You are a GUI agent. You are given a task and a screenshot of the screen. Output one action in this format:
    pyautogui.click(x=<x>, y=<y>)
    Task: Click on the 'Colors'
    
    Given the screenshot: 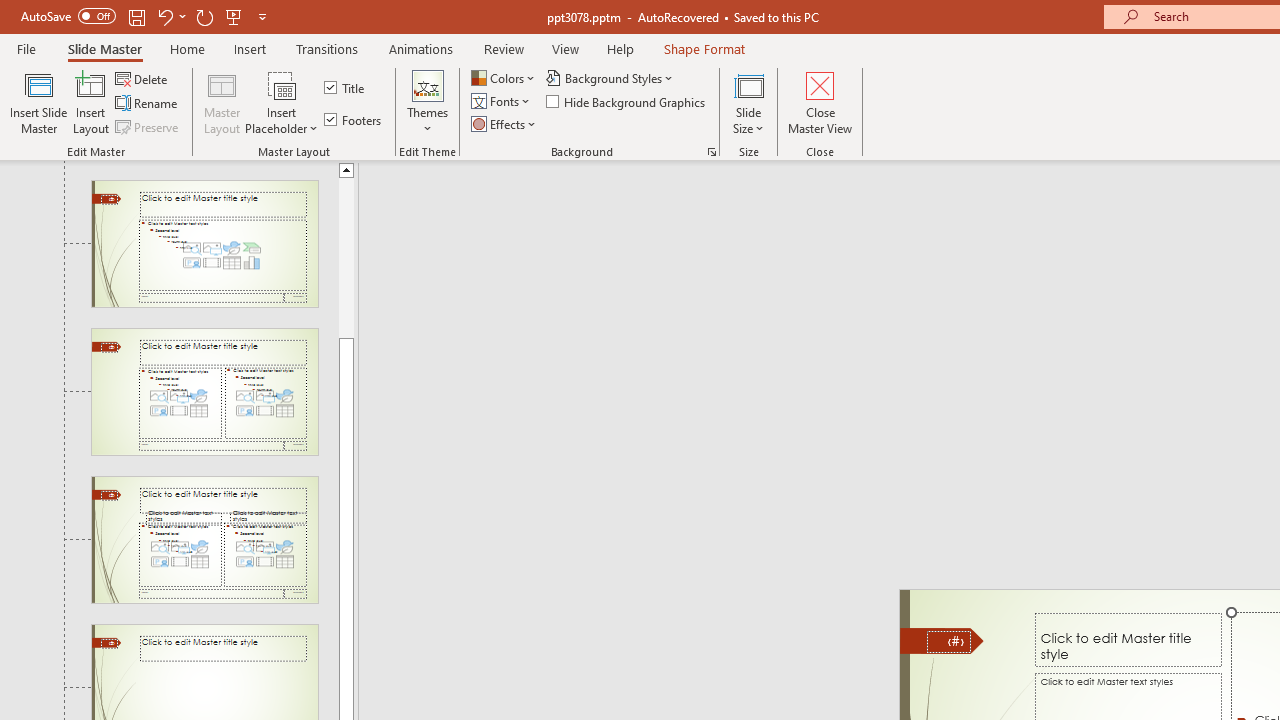 What is the action you would take?
    pyautogui.click(x=504, y=77)
    